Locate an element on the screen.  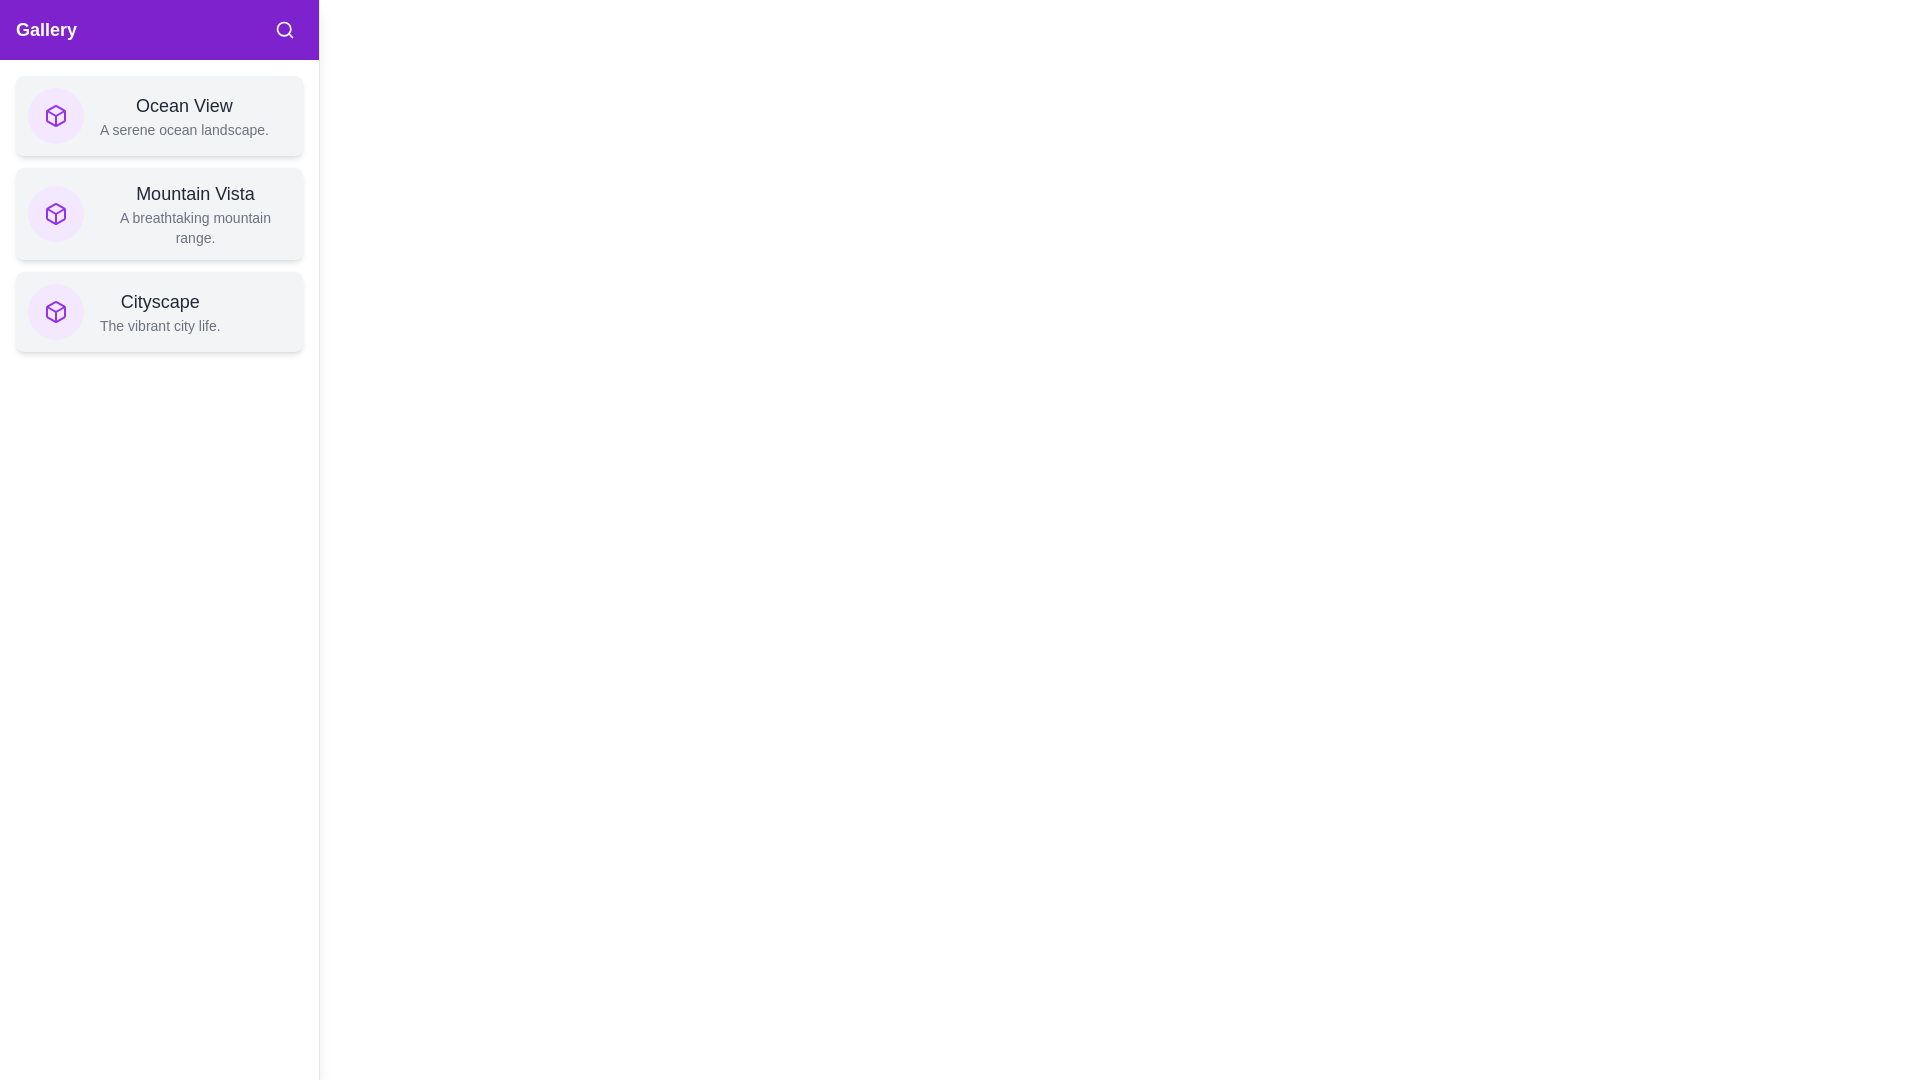
toggle button to open or close the gallery drawer is located at coordinates (43, 43).